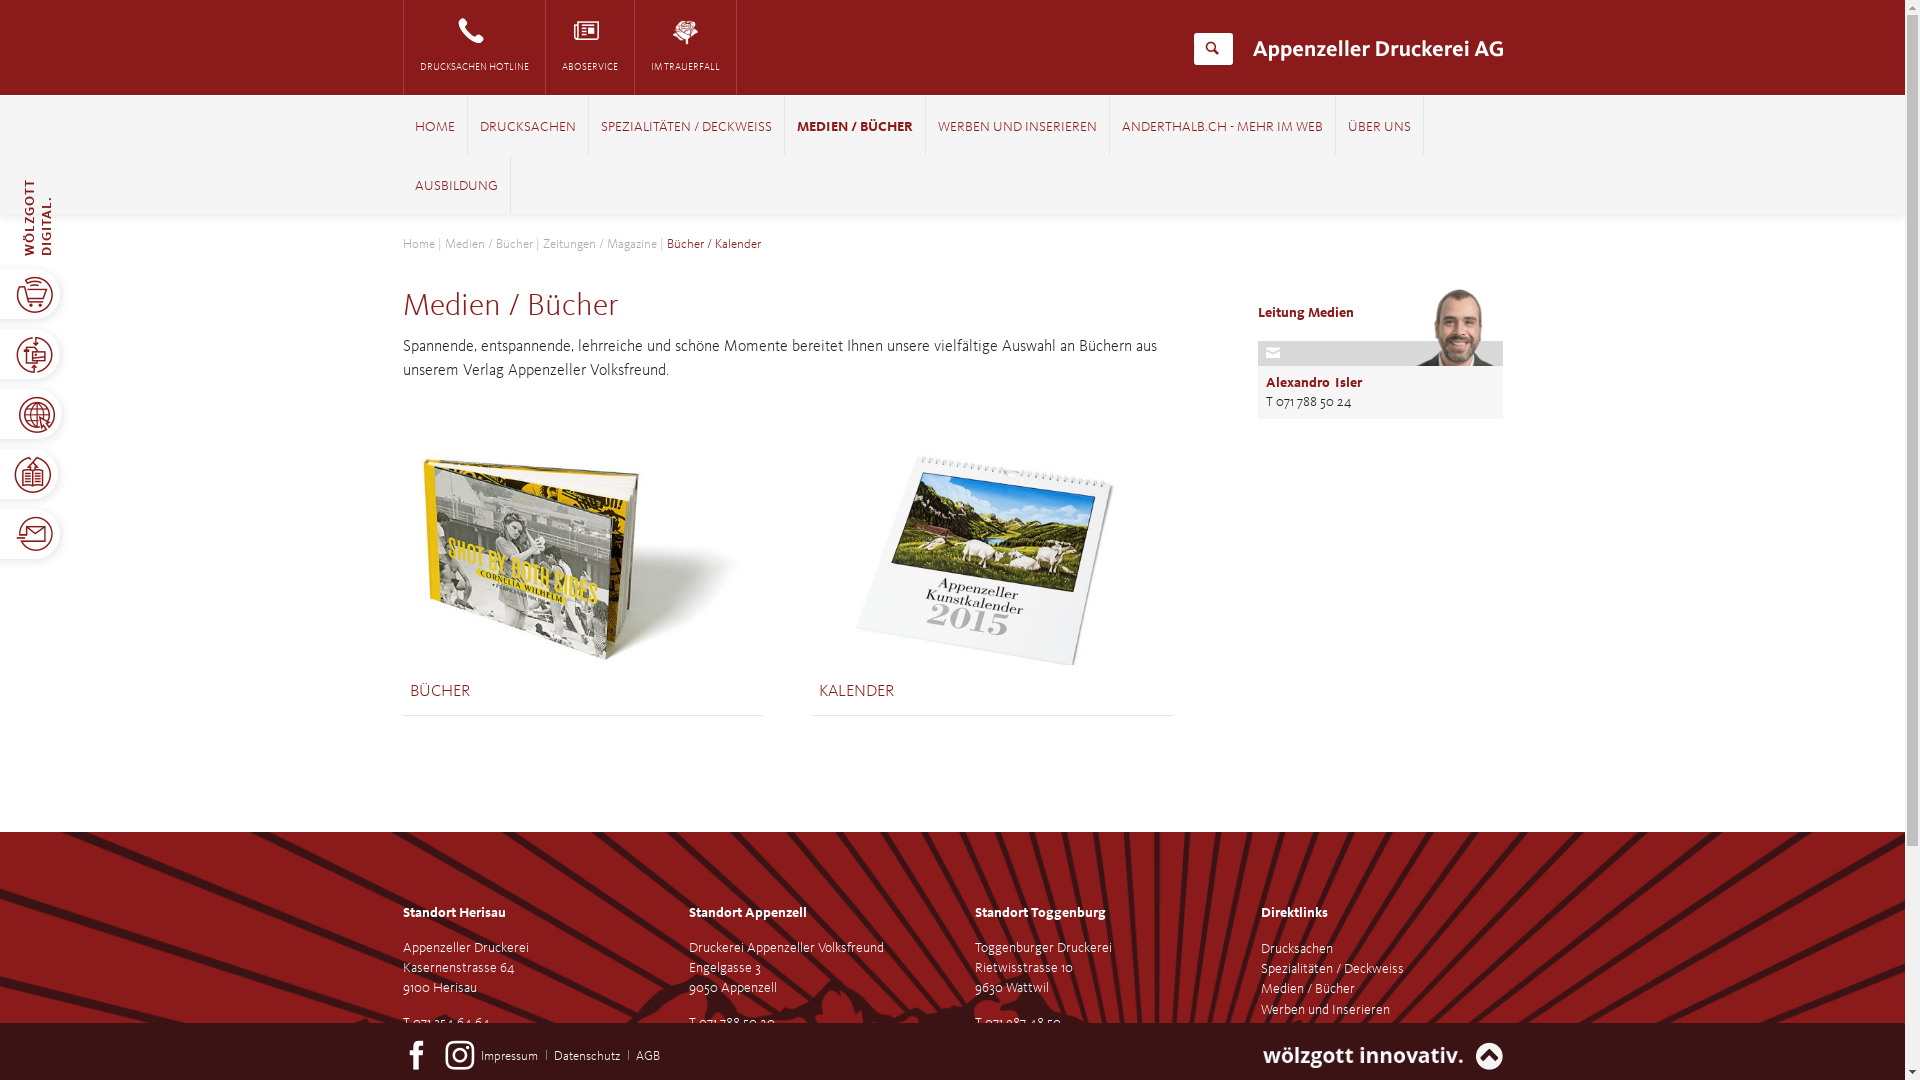 The height and width of the screenshot is (1080, 1920). I want to click on 'Drucksachen', so click(1296, 947).